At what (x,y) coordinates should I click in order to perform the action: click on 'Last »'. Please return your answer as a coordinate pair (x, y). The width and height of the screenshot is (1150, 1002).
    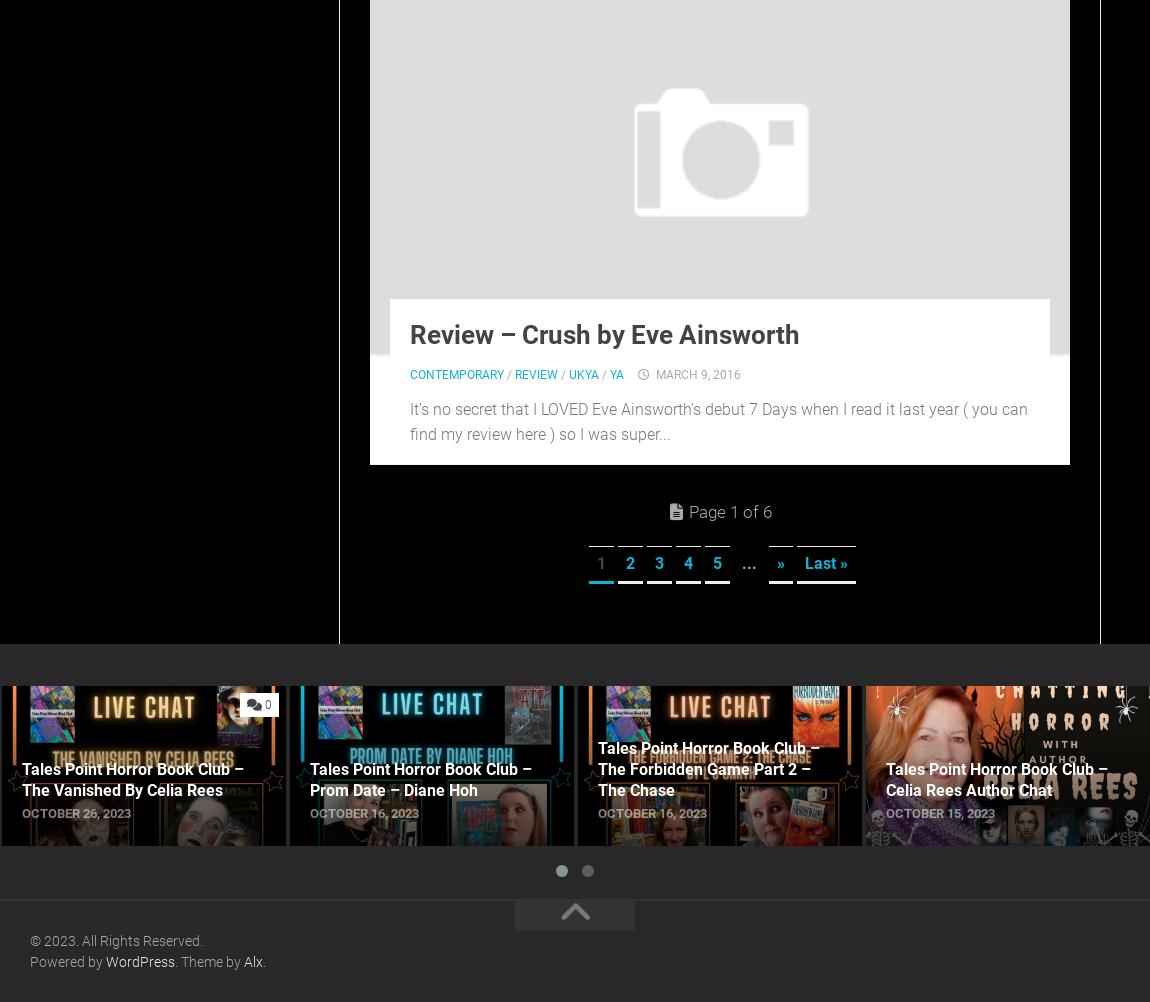
    Looking at the image, I should click on (824, 562).